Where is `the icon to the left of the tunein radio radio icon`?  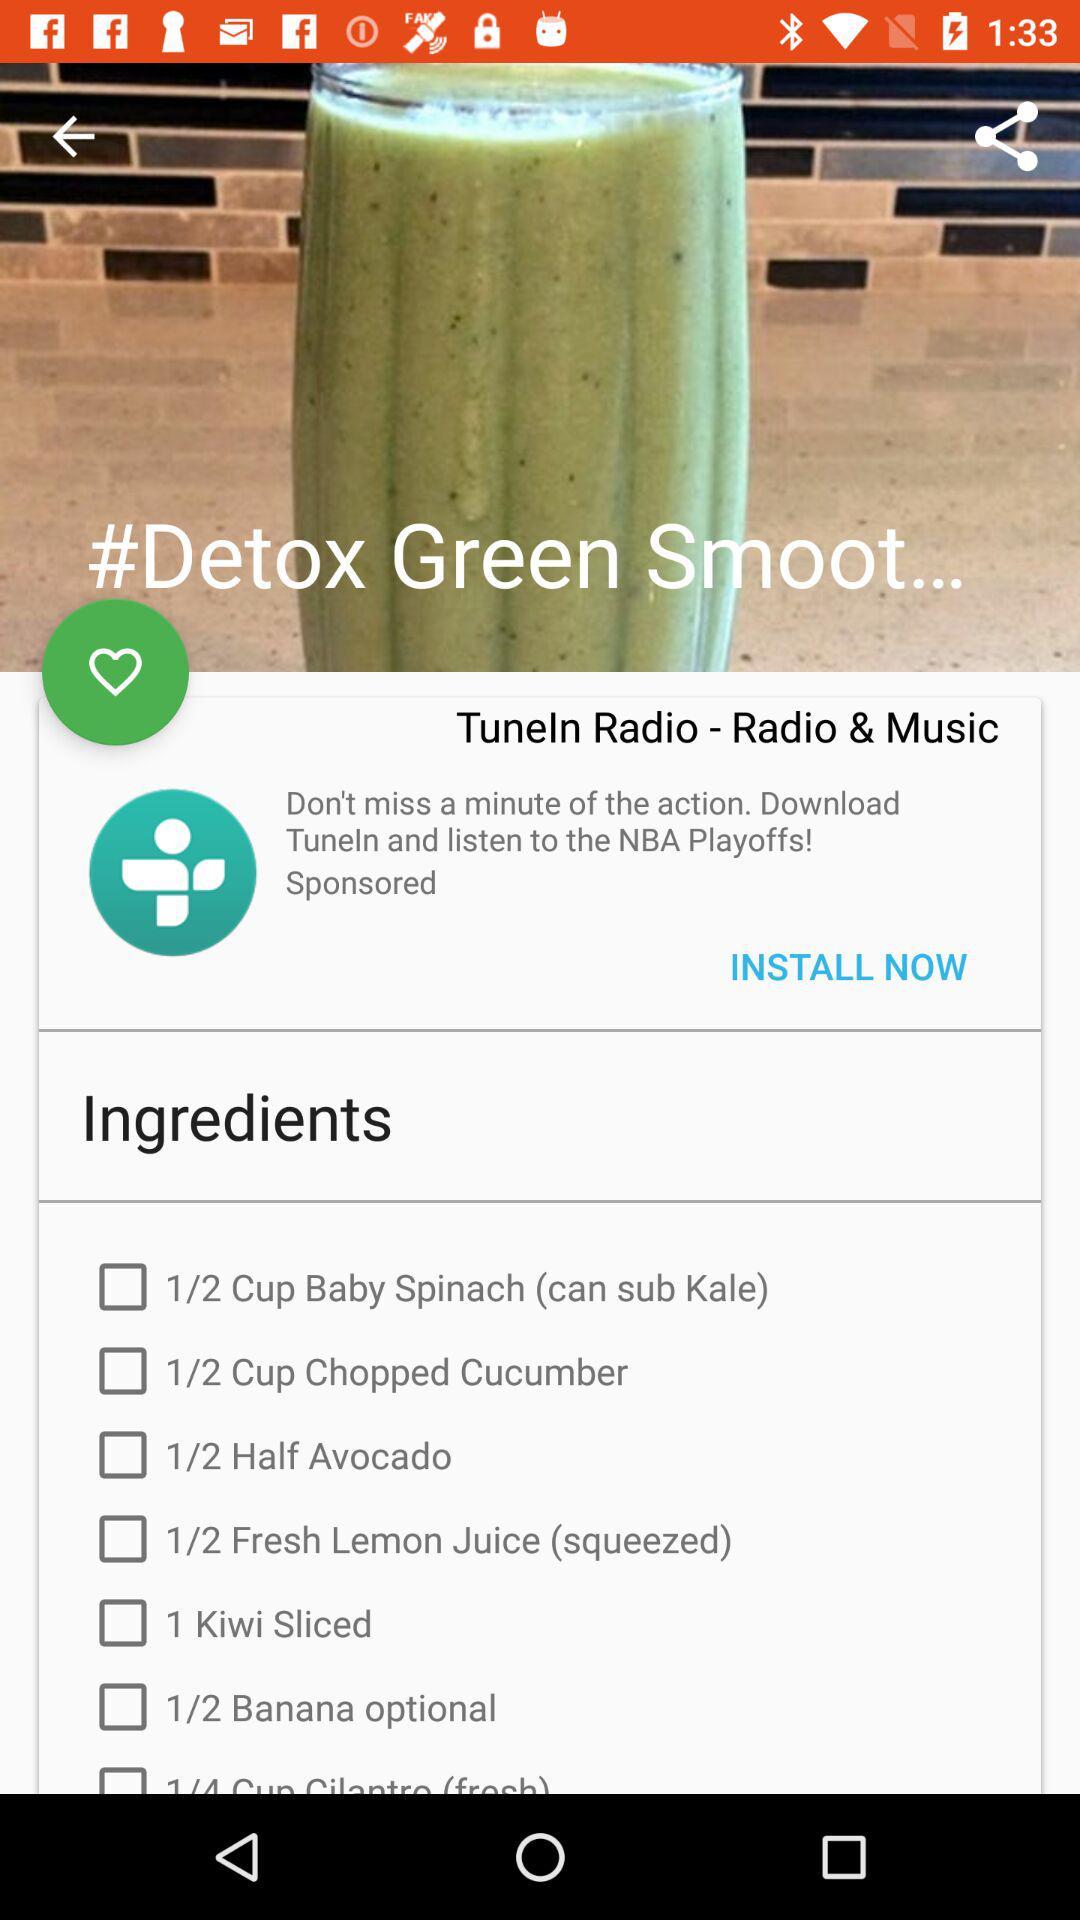
the icon to the left of the tunein radio radio icon is located at coordinates (115, 672).